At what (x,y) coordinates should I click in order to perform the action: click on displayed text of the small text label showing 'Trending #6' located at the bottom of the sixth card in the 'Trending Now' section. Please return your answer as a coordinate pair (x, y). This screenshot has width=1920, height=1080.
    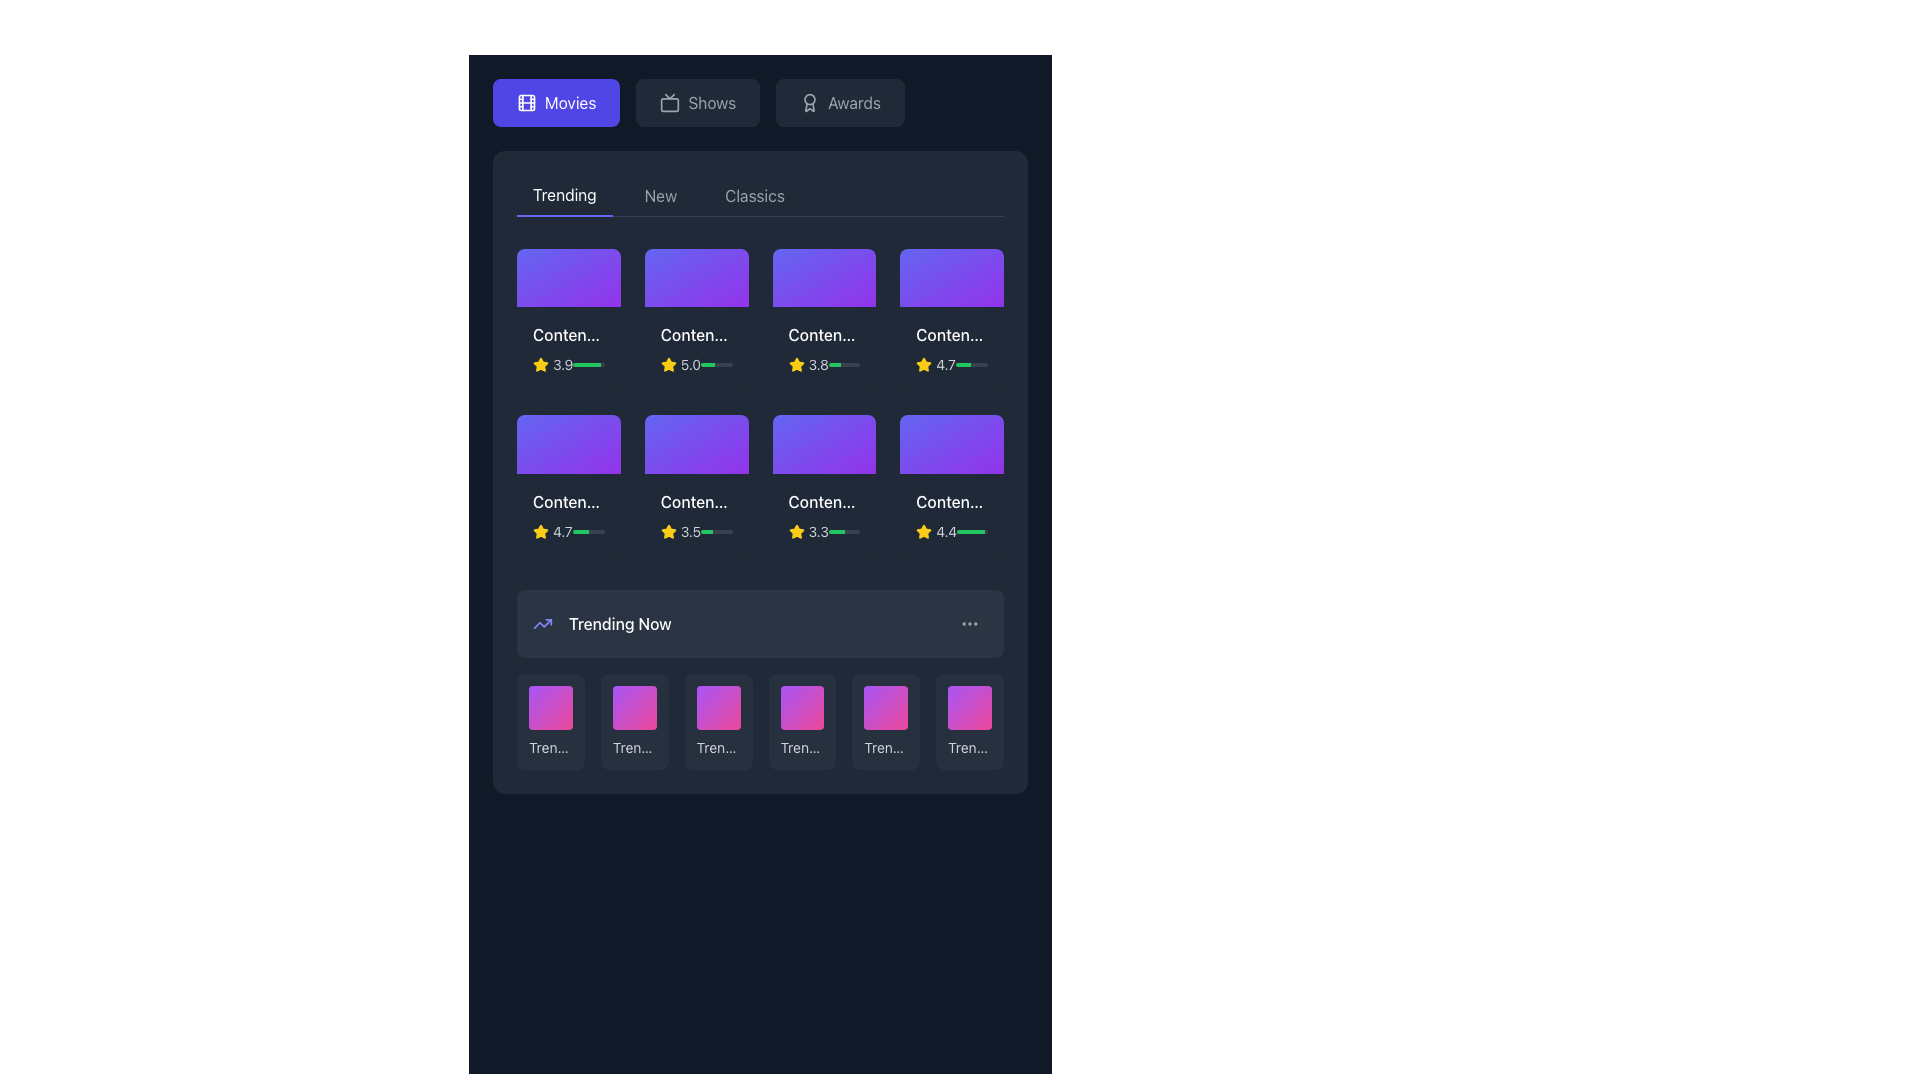
    Looking at the image, I should click on (969, 747).